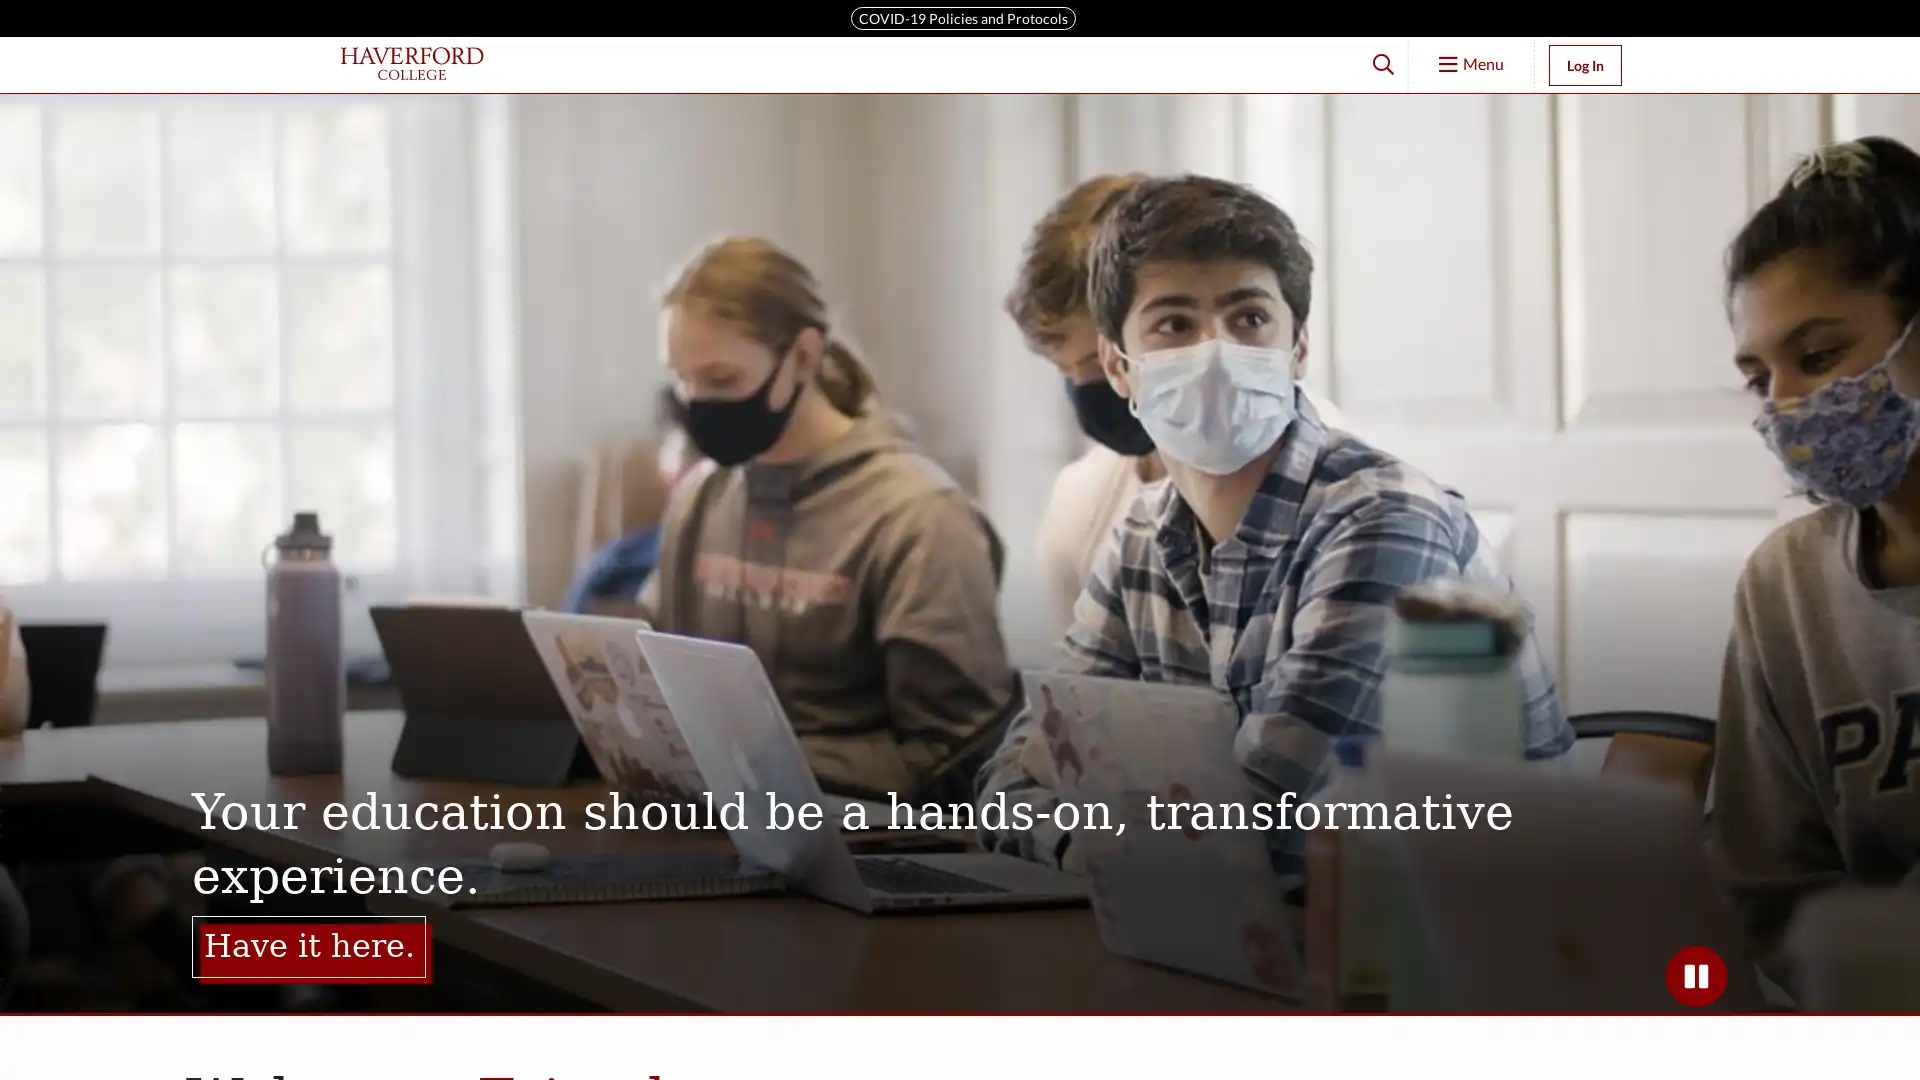  Describe the element at coordinates (1695, 974) in the screenshot. I see `pause or play video - no audio` at that location.